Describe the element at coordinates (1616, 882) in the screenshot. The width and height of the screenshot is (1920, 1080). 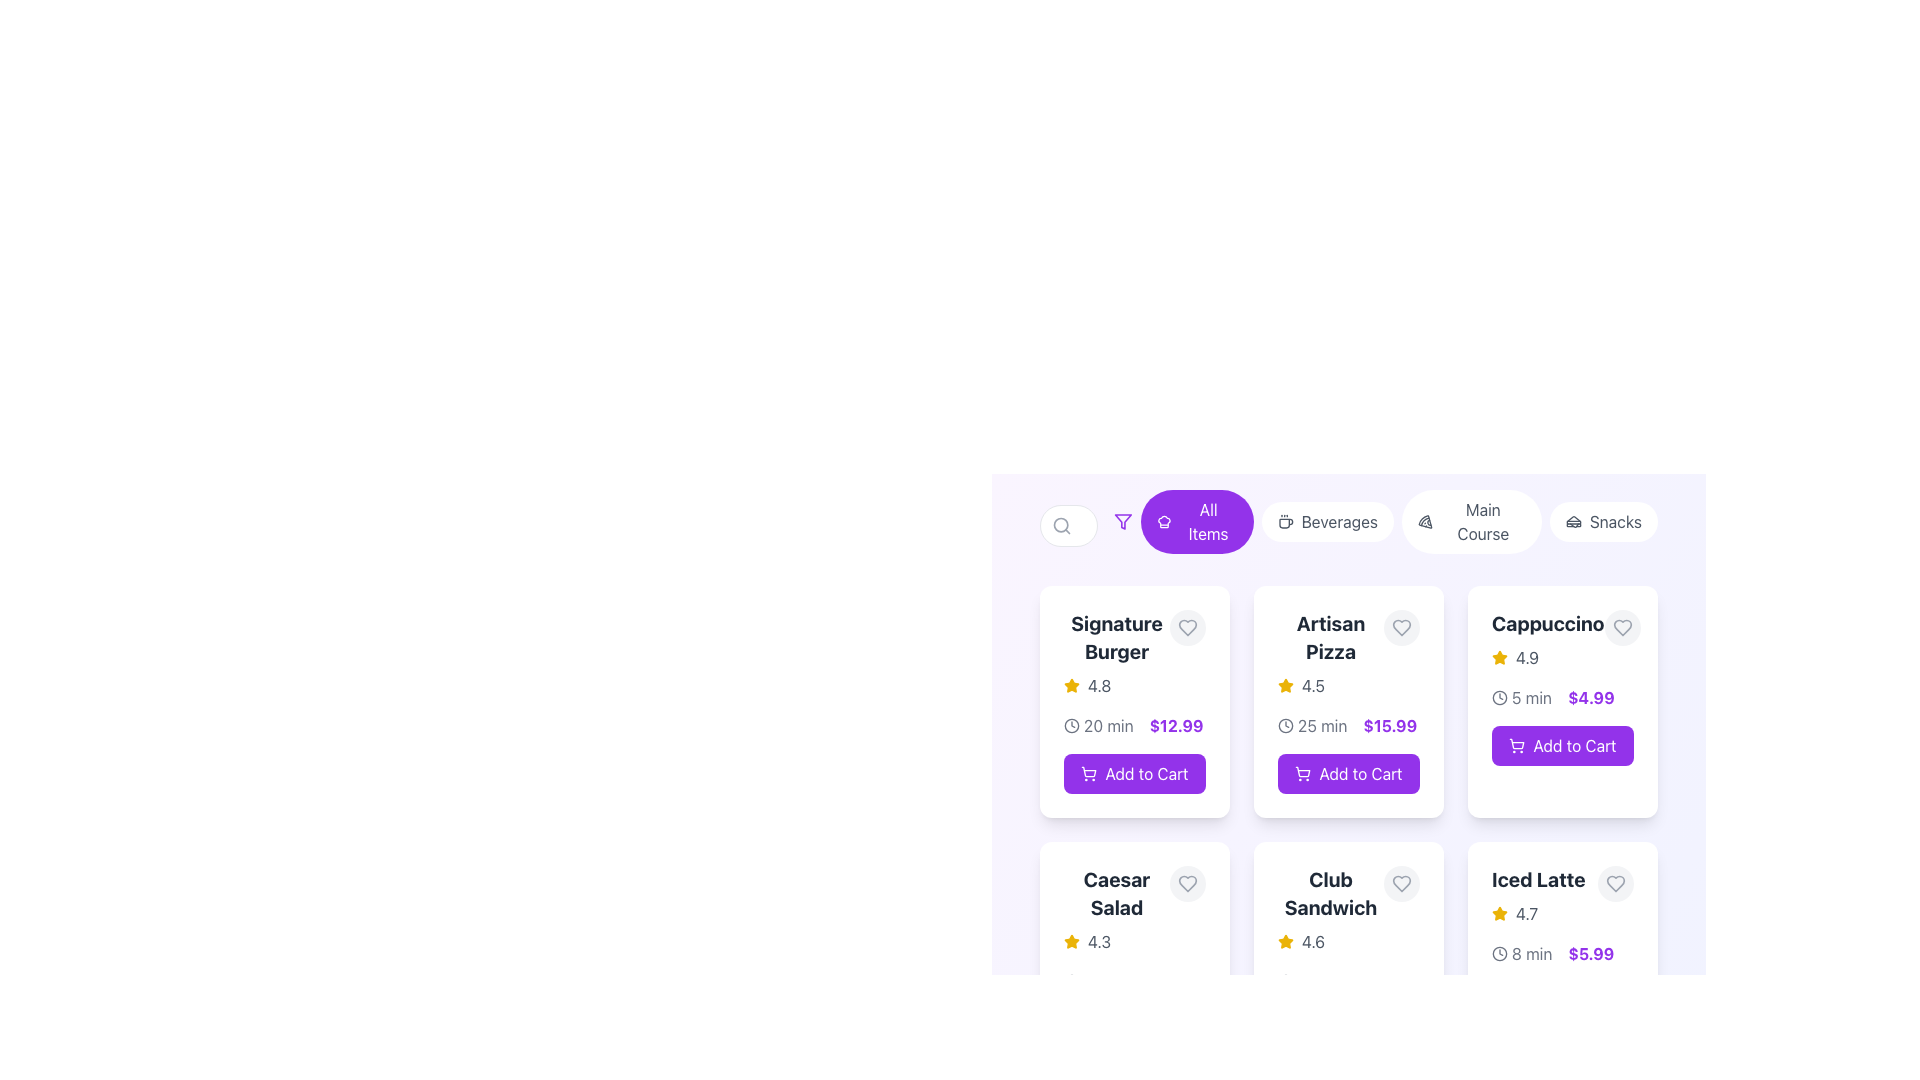
I see `the favorite button located at the top-right corner of the card displaying the item 'Iced Latte'` at that location.